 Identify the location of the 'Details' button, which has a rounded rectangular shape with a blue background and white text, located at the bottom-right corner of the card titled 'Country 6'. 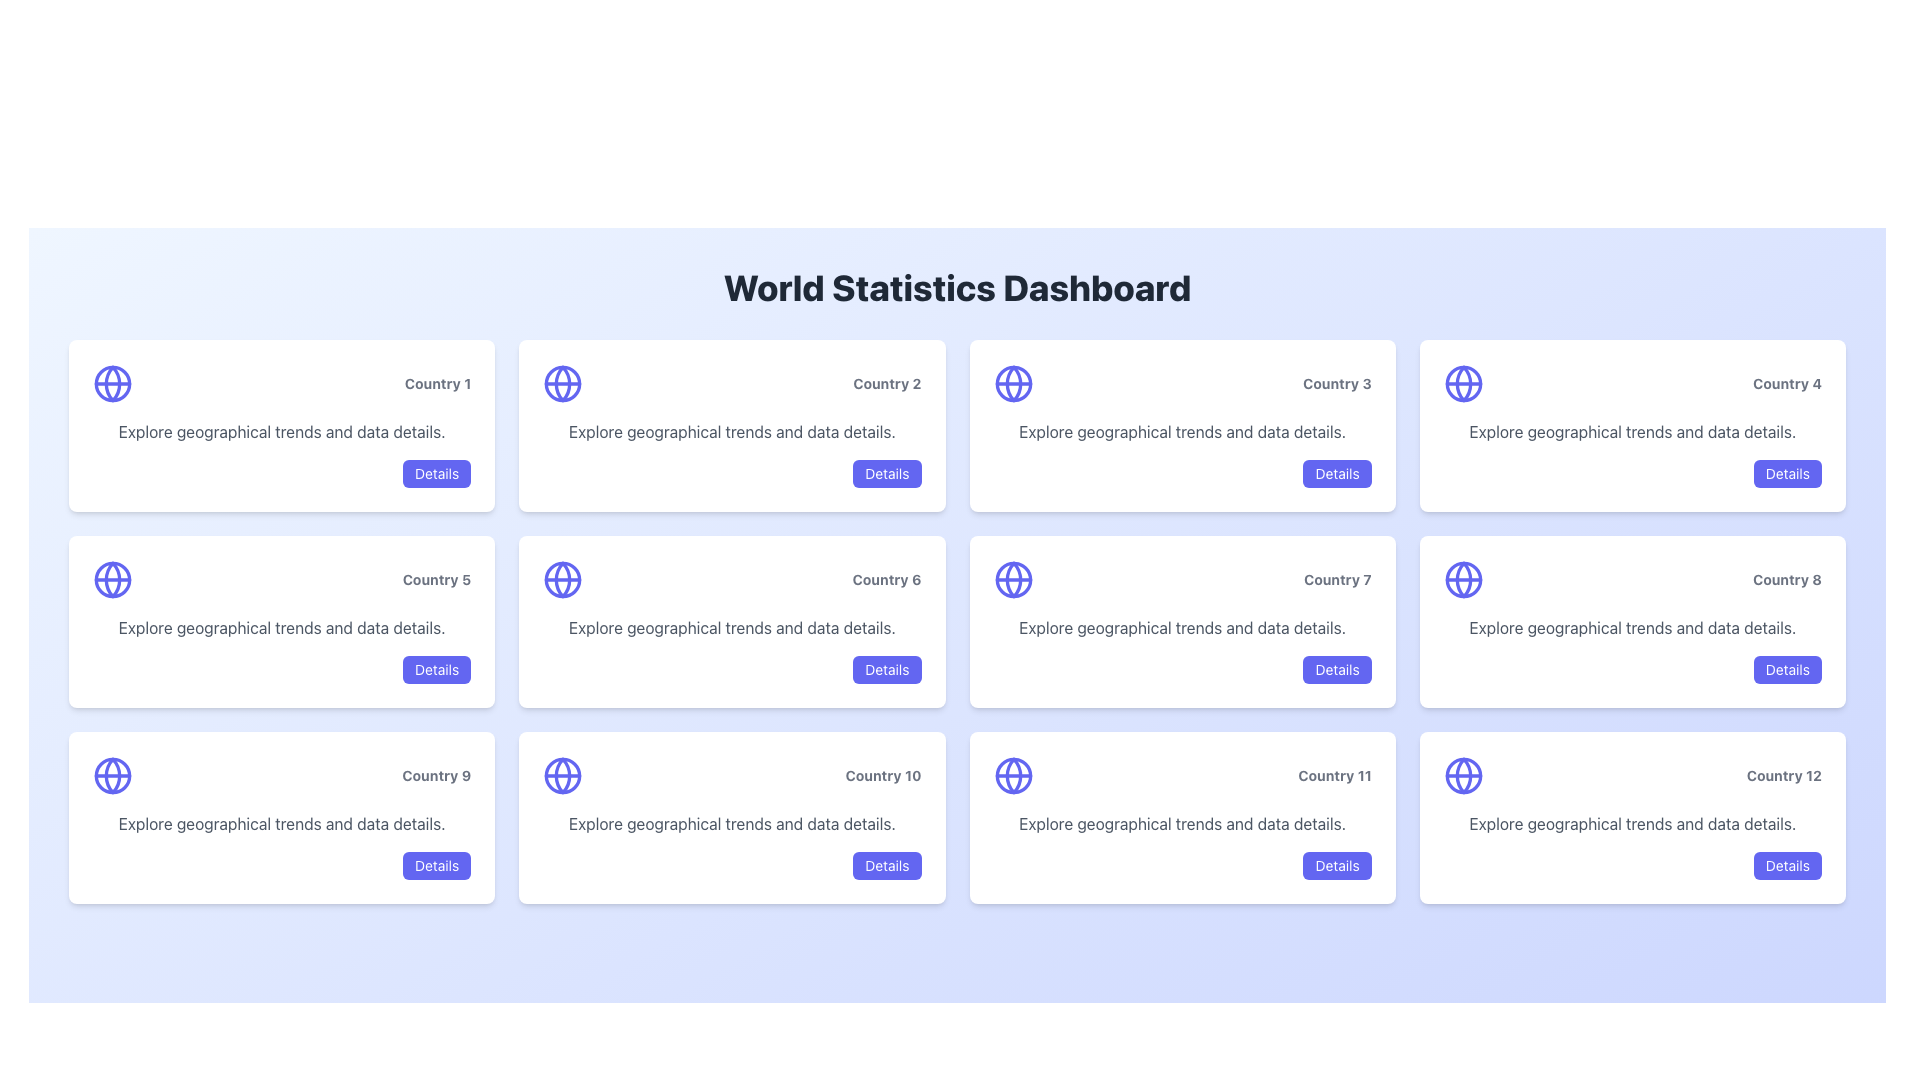
(886, 670).